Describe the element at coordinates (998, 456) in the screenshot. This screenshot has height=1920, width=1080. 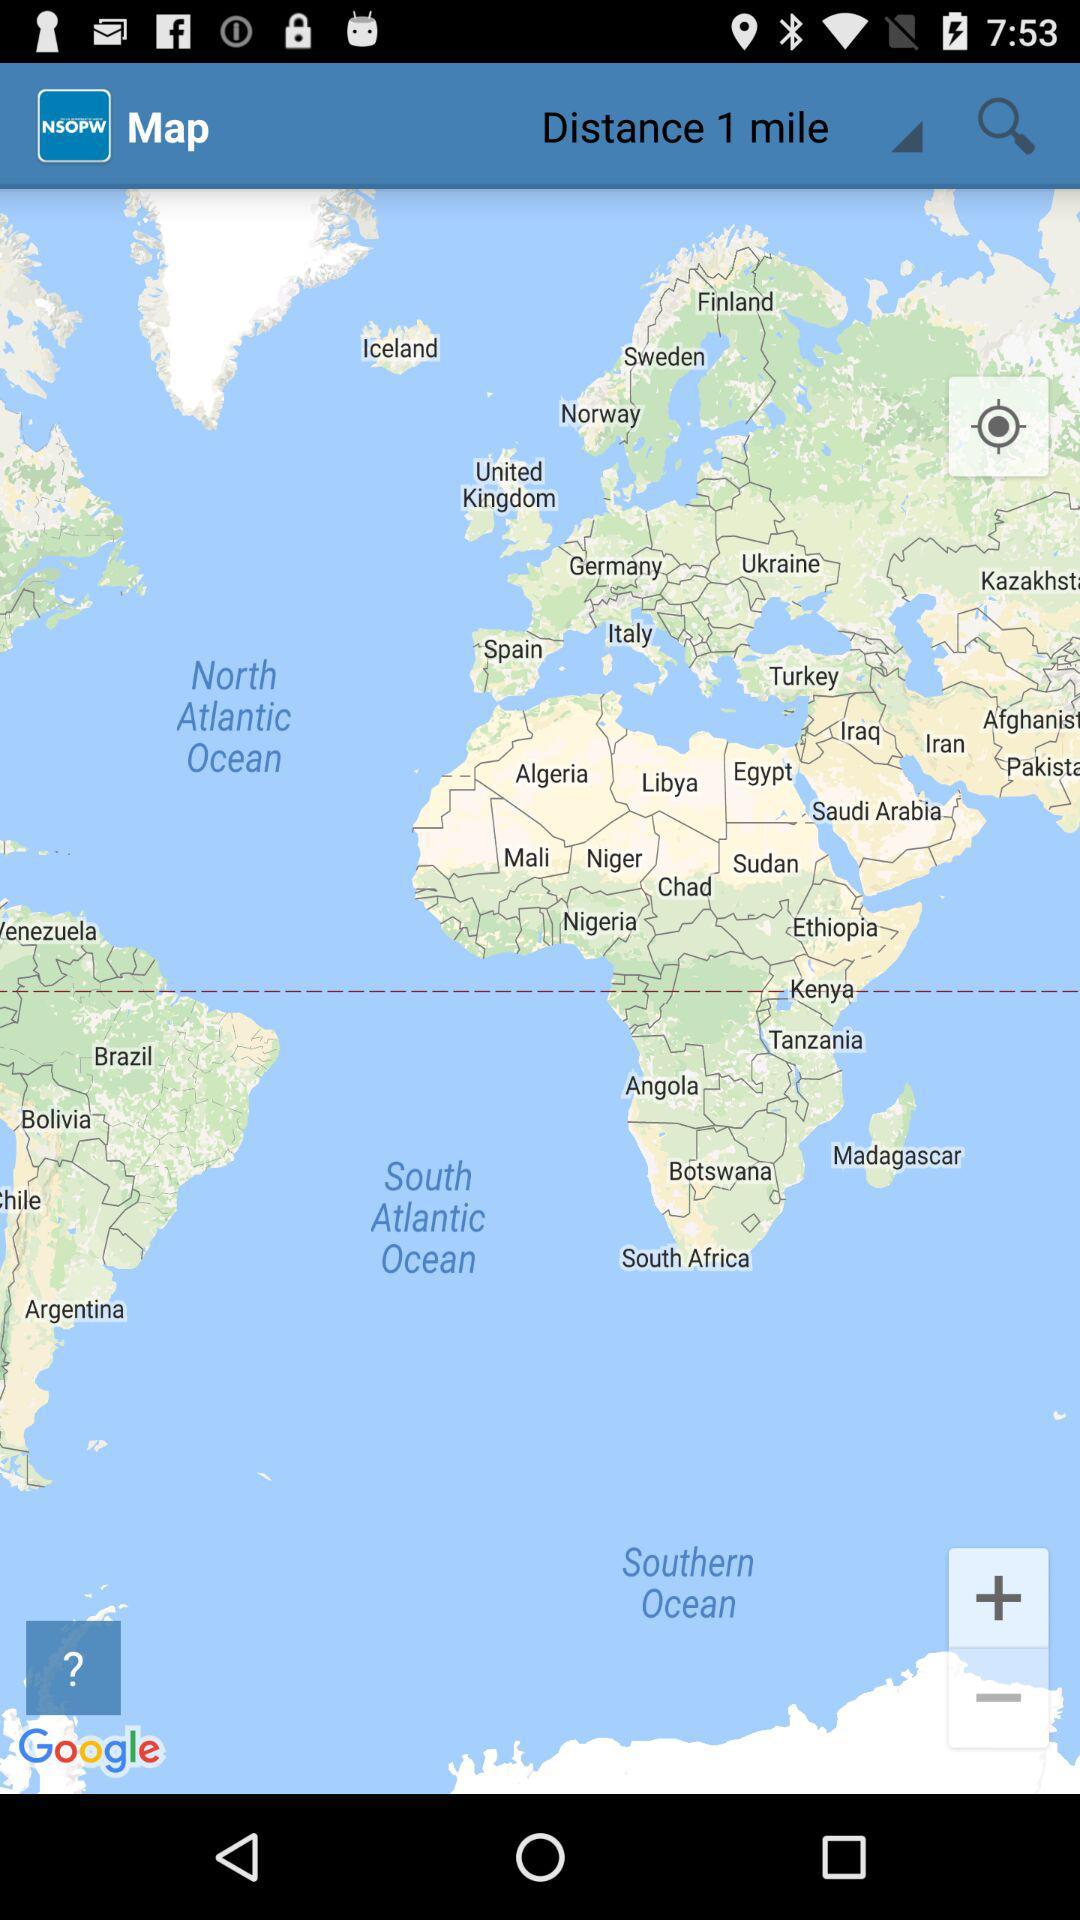
I see `the location_crosshair icon` at that location.